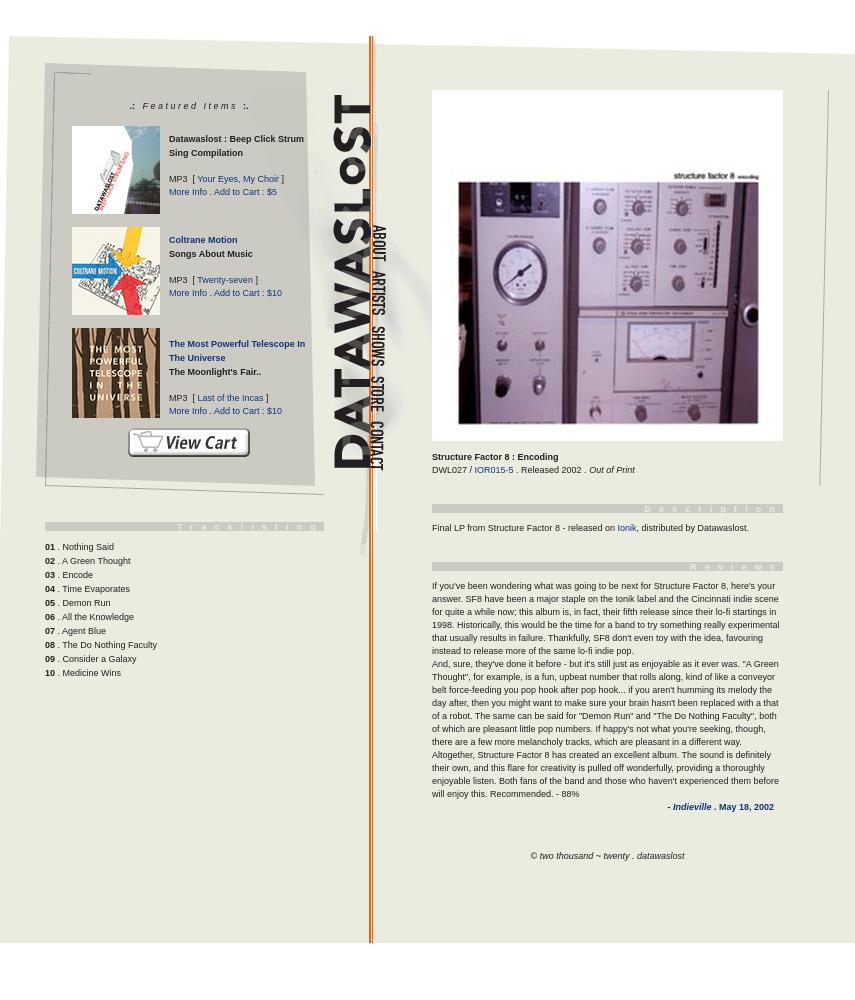 This screenshot has width=855, height=1000. I want to click on '07', so click(49, 631).